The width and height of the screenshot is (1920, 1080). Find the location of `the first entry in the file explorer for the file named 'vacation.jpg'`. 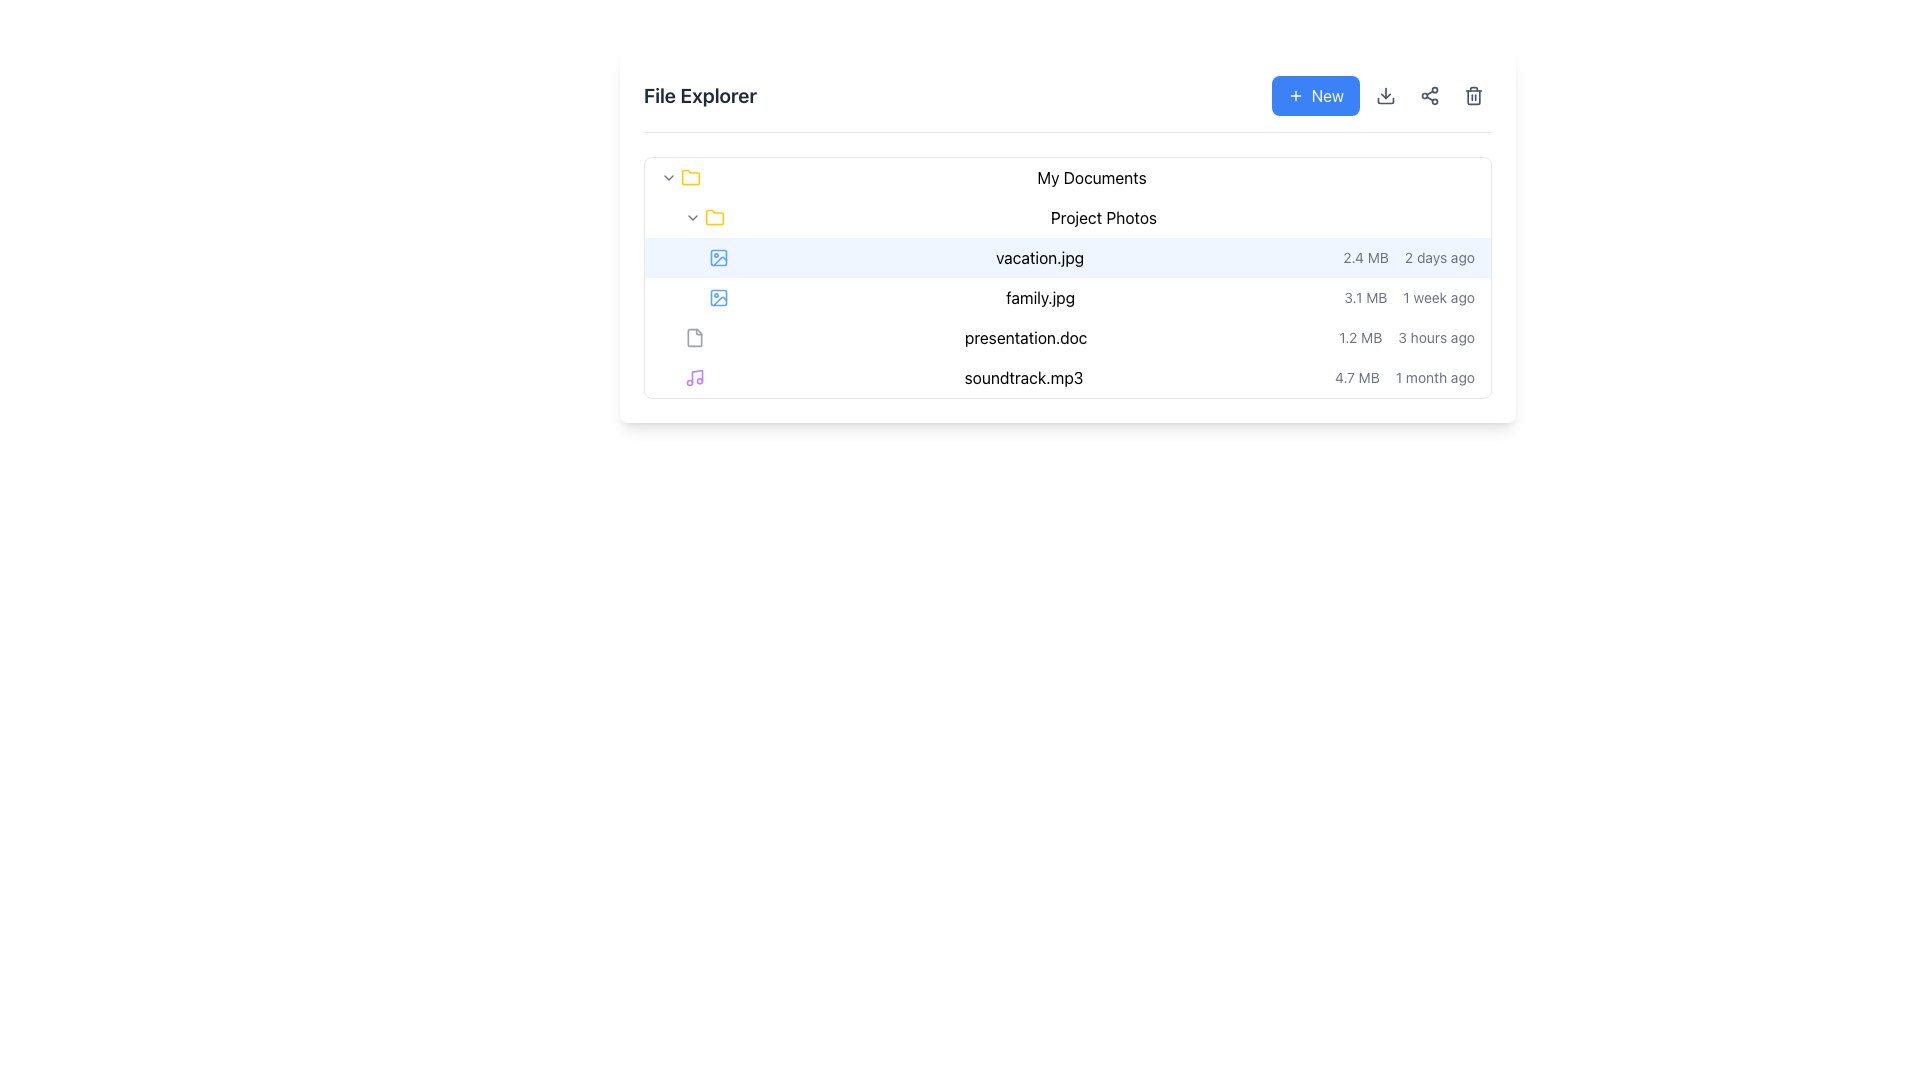

the first entry in the file explorer for the file named 'vacation.jpg' is located at coordinates (1067, 236).